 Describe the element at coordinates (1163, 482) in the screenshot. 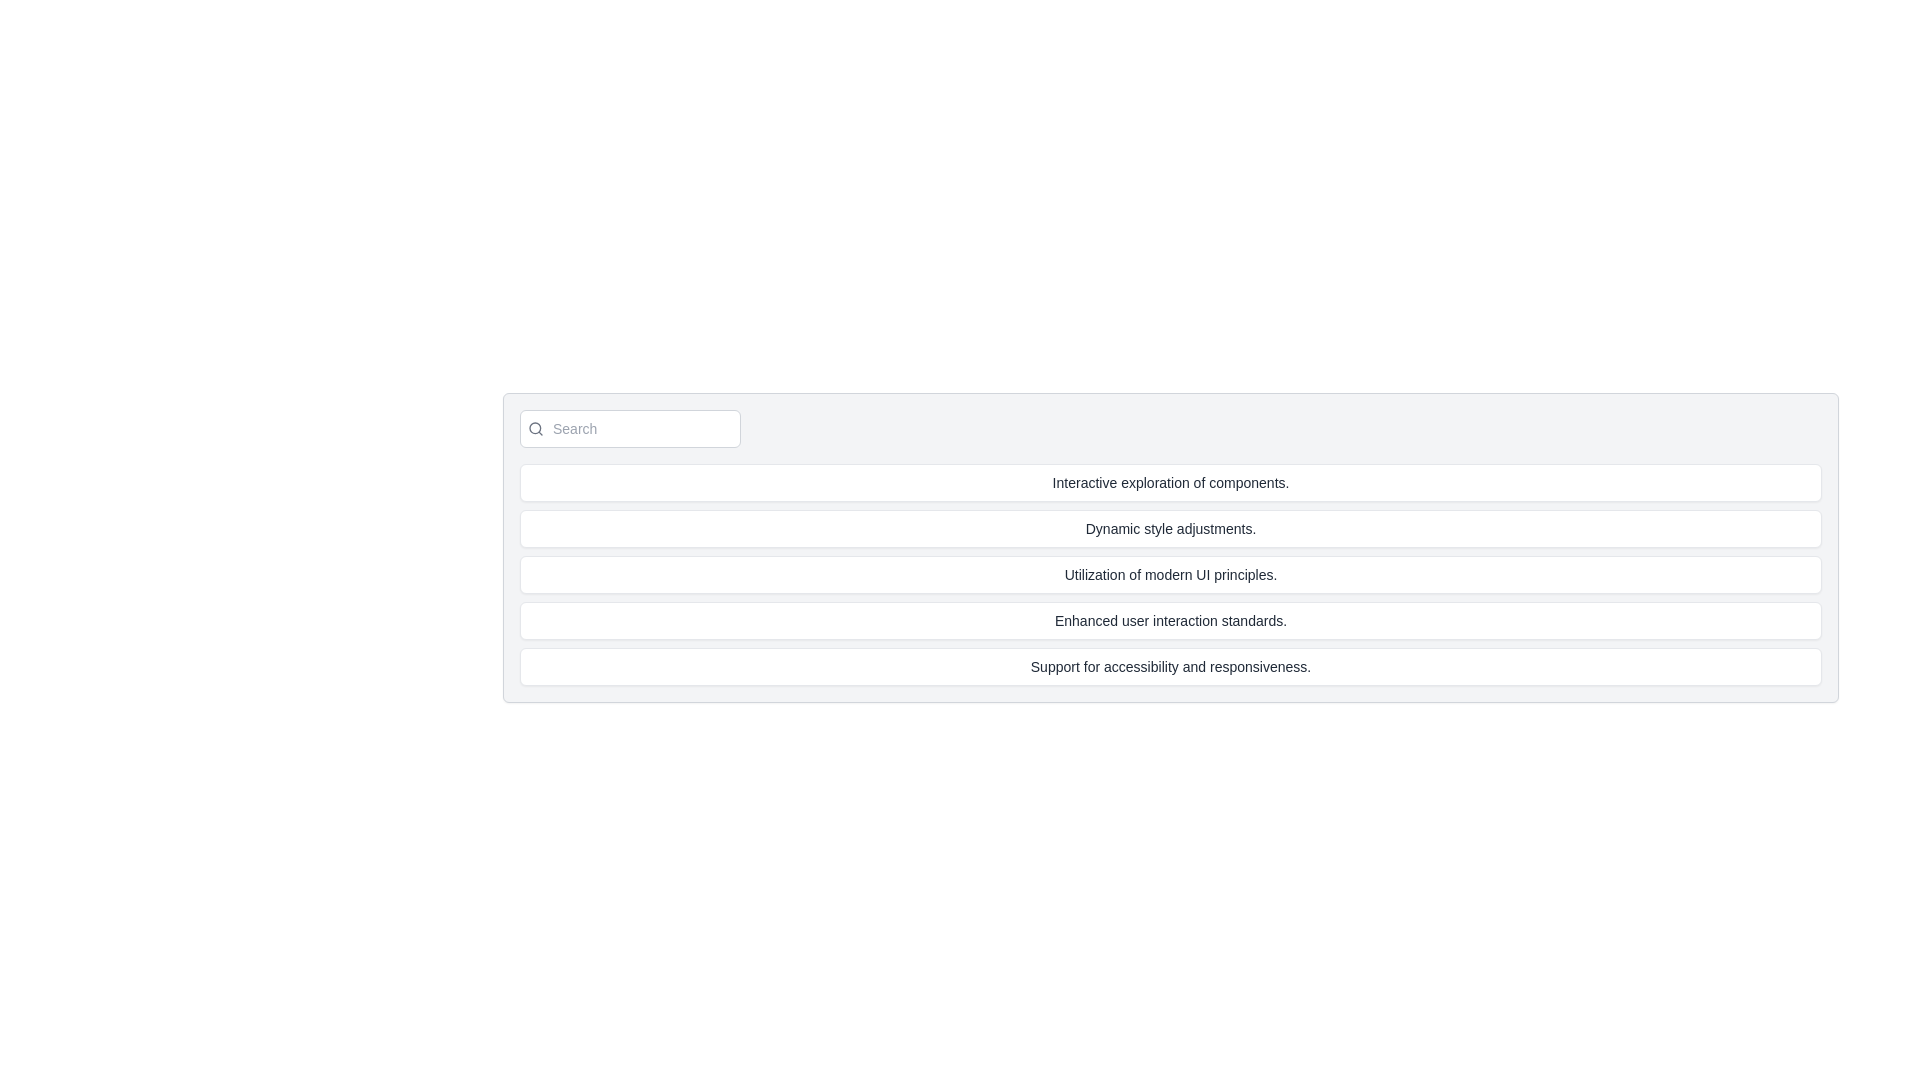

I see `the static text character 'e' in the word 'exploration' within the sentence 'Interactive exploration of components.' for accessibility purposes` at that location.